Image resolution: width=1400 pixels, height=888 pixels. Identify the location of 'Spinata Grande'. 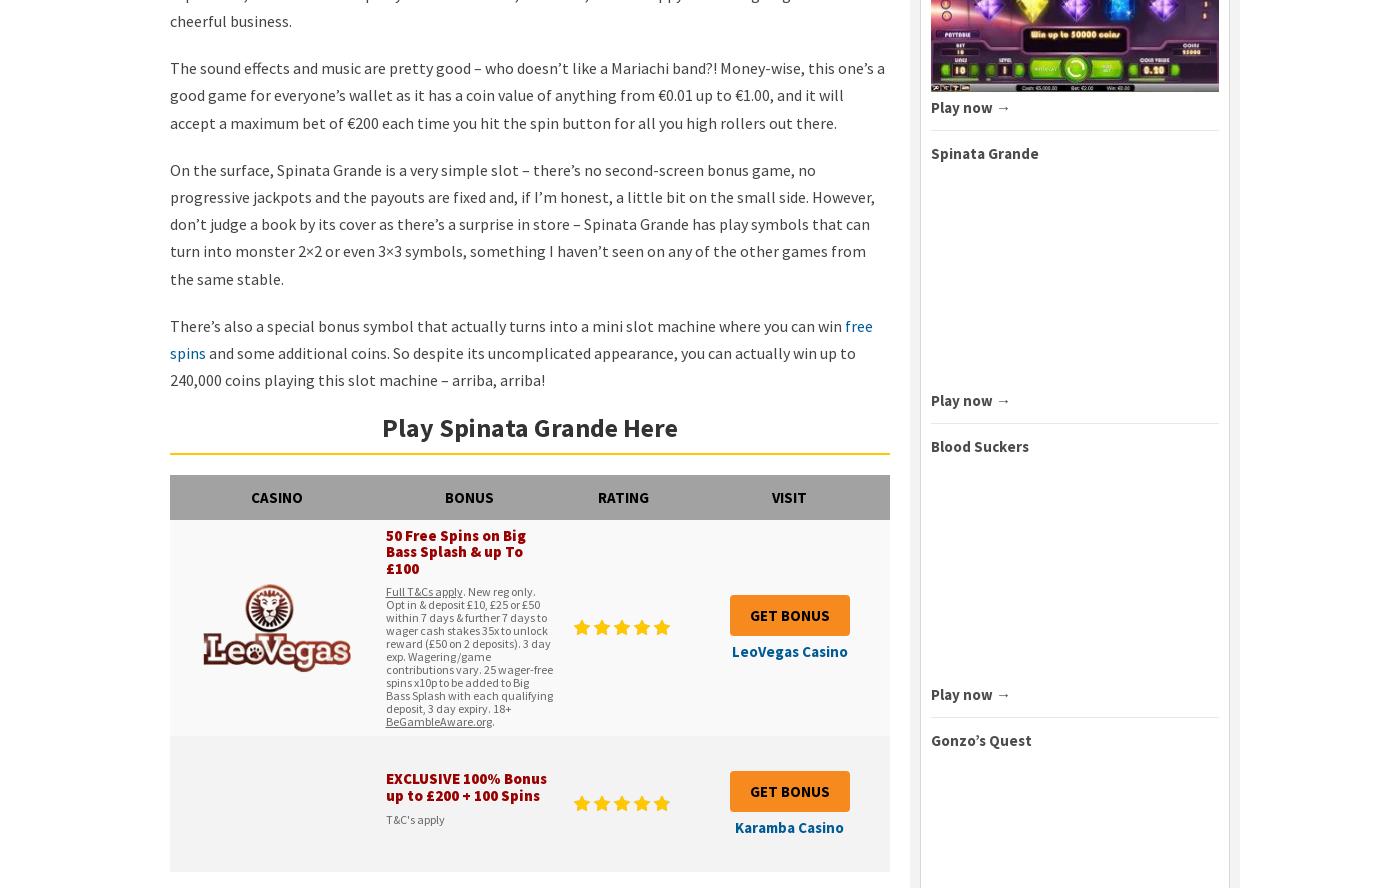
(985, 152).